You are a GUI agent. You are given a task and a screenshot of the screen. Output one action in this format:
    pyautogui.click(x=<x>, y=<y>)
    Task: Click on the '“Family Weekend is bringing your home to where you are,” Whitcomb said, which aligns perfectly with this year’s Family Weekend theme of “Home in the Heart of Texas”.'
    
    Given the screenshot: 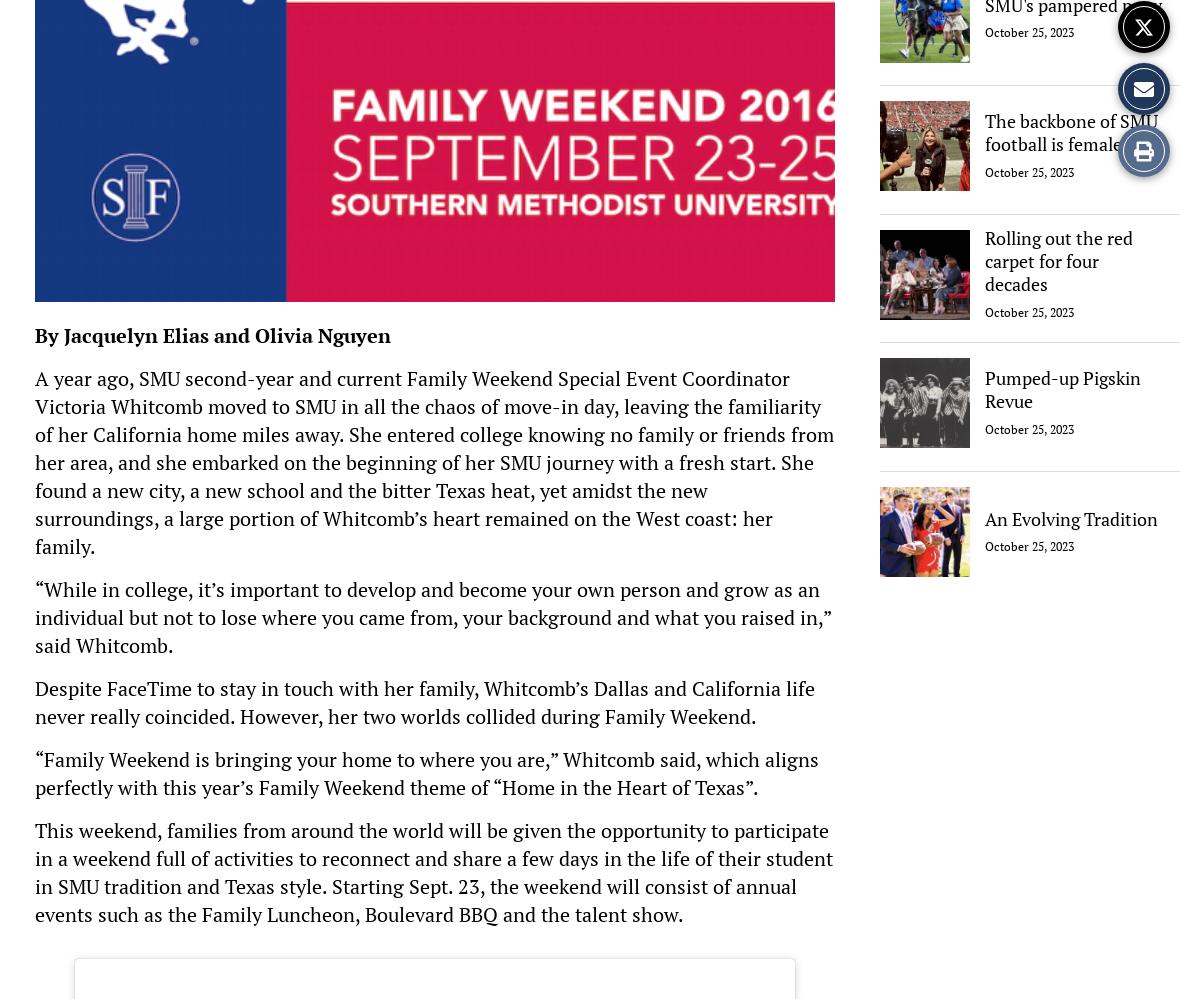 What is the action you would take?
    pyautogui.click(x=426, y=772)
    